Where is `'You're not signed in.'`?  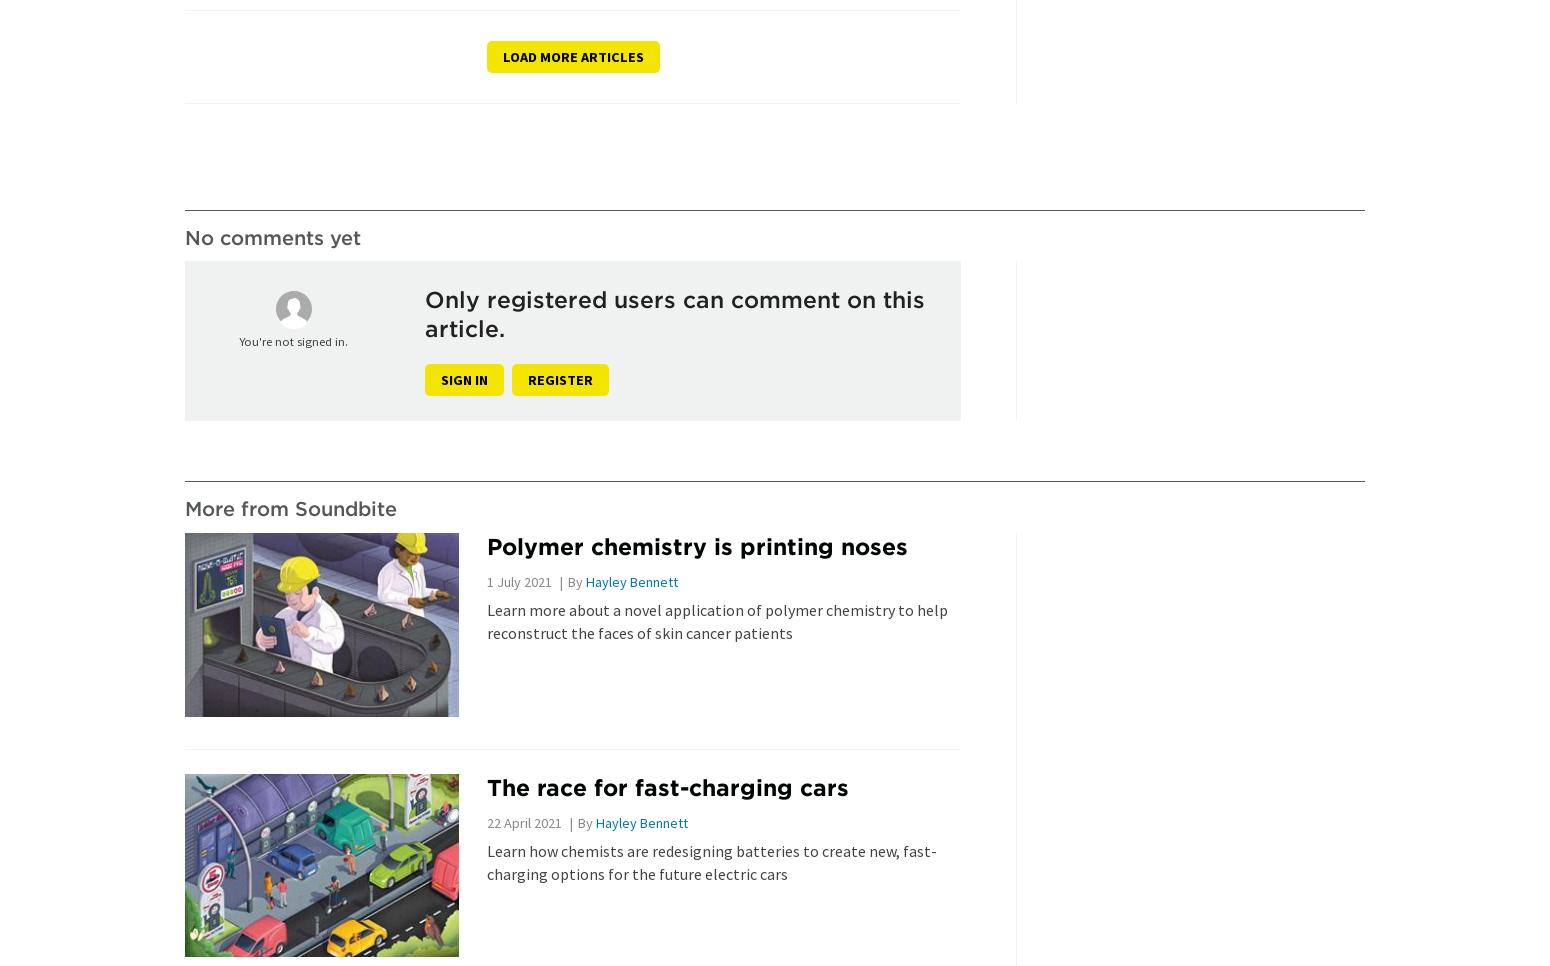
'You're not signed in.' is located at coordinates (239, 341).